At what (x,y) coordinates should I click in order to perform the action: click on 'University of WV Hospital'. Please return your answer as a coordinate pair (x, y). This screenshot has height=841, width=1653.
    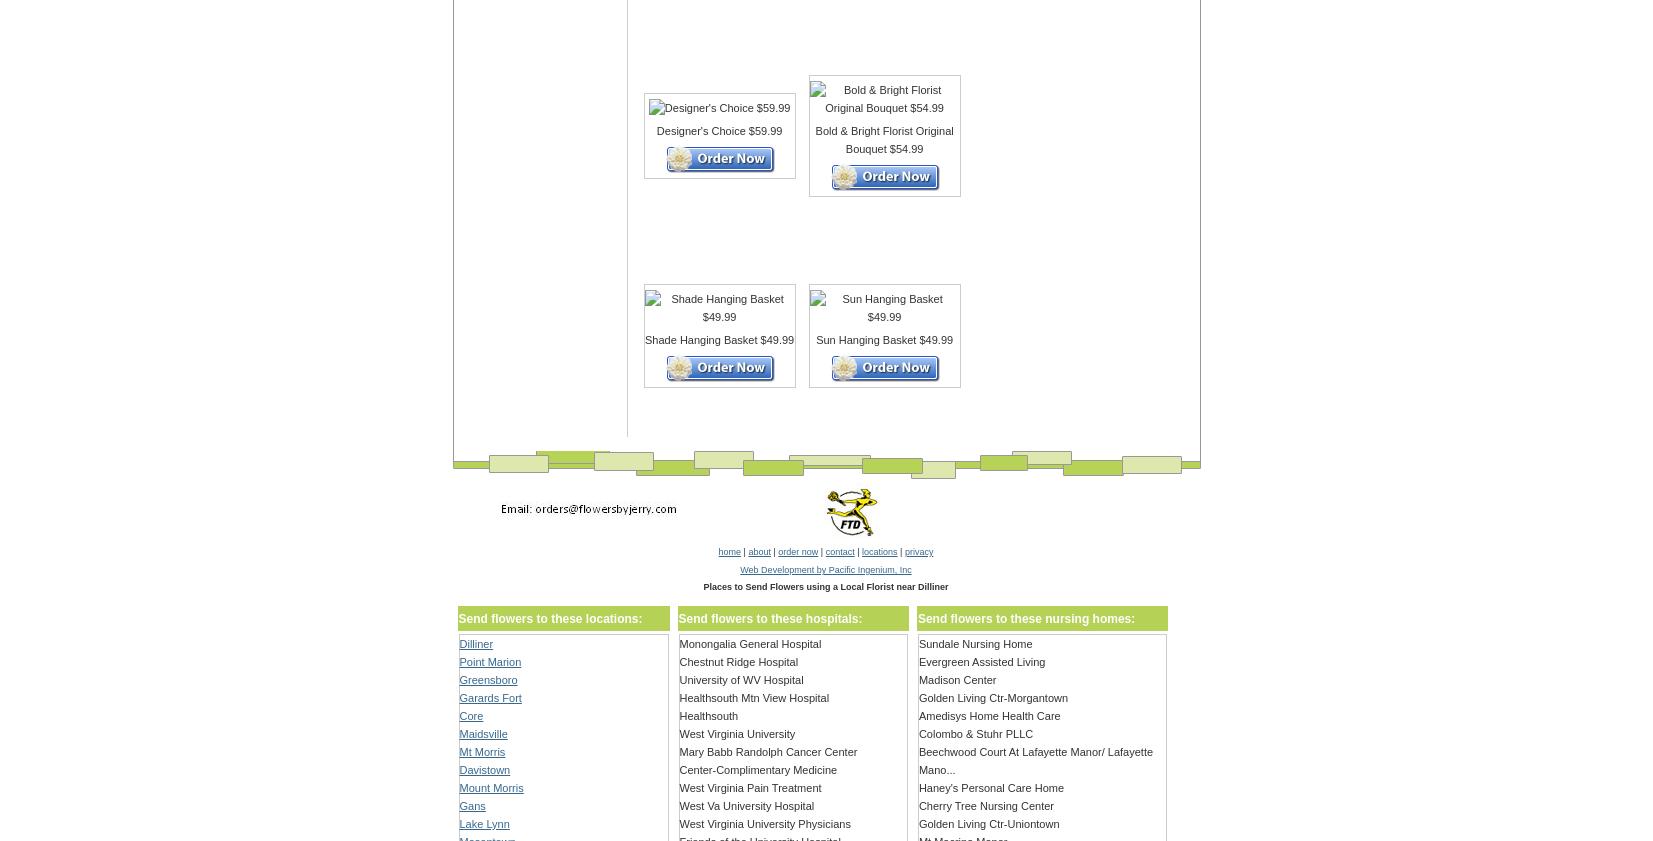
    Looking at the image, I should click on (740, 680).